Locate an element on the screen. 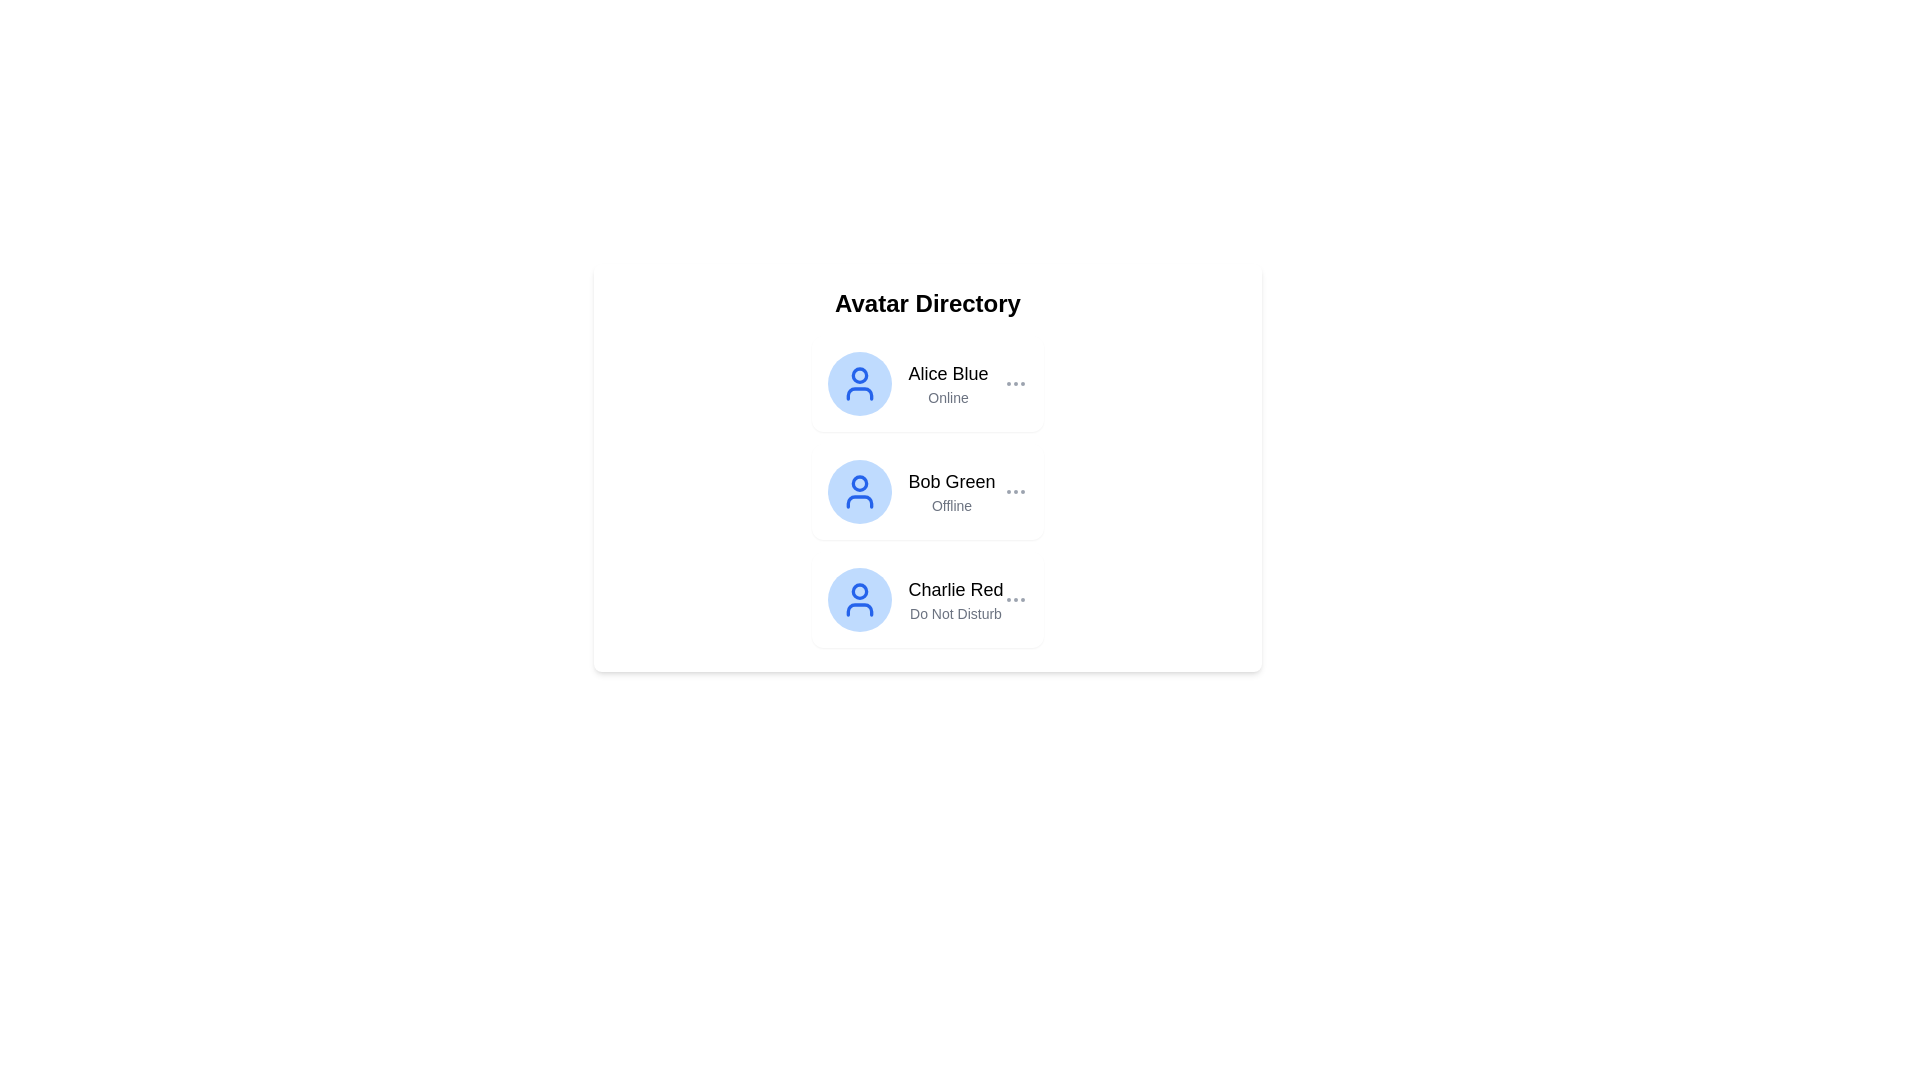  the two-line text display that reads 'Charlie Red' and 'Do Not Disturb' is located at coordinates (954, 599).